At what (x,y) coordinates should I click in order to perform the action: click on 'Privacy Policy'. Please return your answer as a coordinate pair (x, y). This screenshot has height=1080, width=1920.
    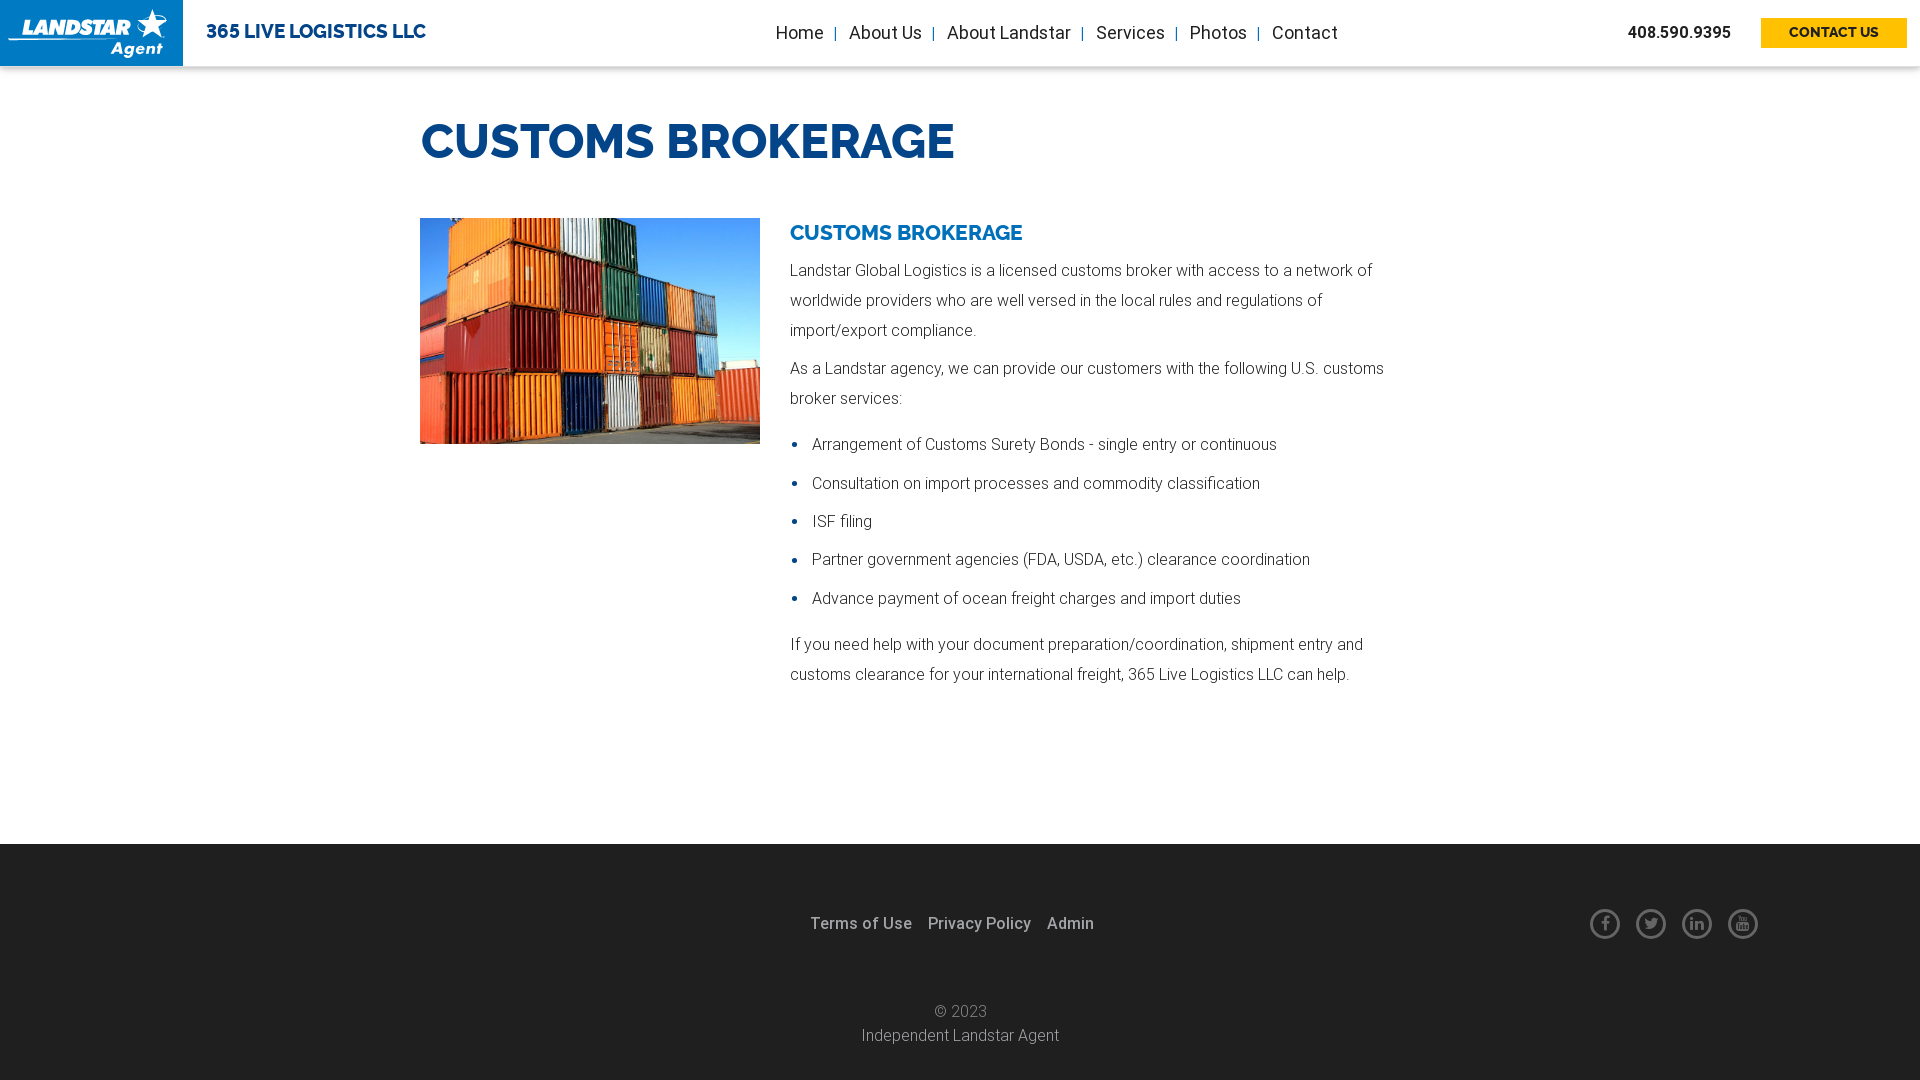
    Looking at the image, I should click on (979, 924).